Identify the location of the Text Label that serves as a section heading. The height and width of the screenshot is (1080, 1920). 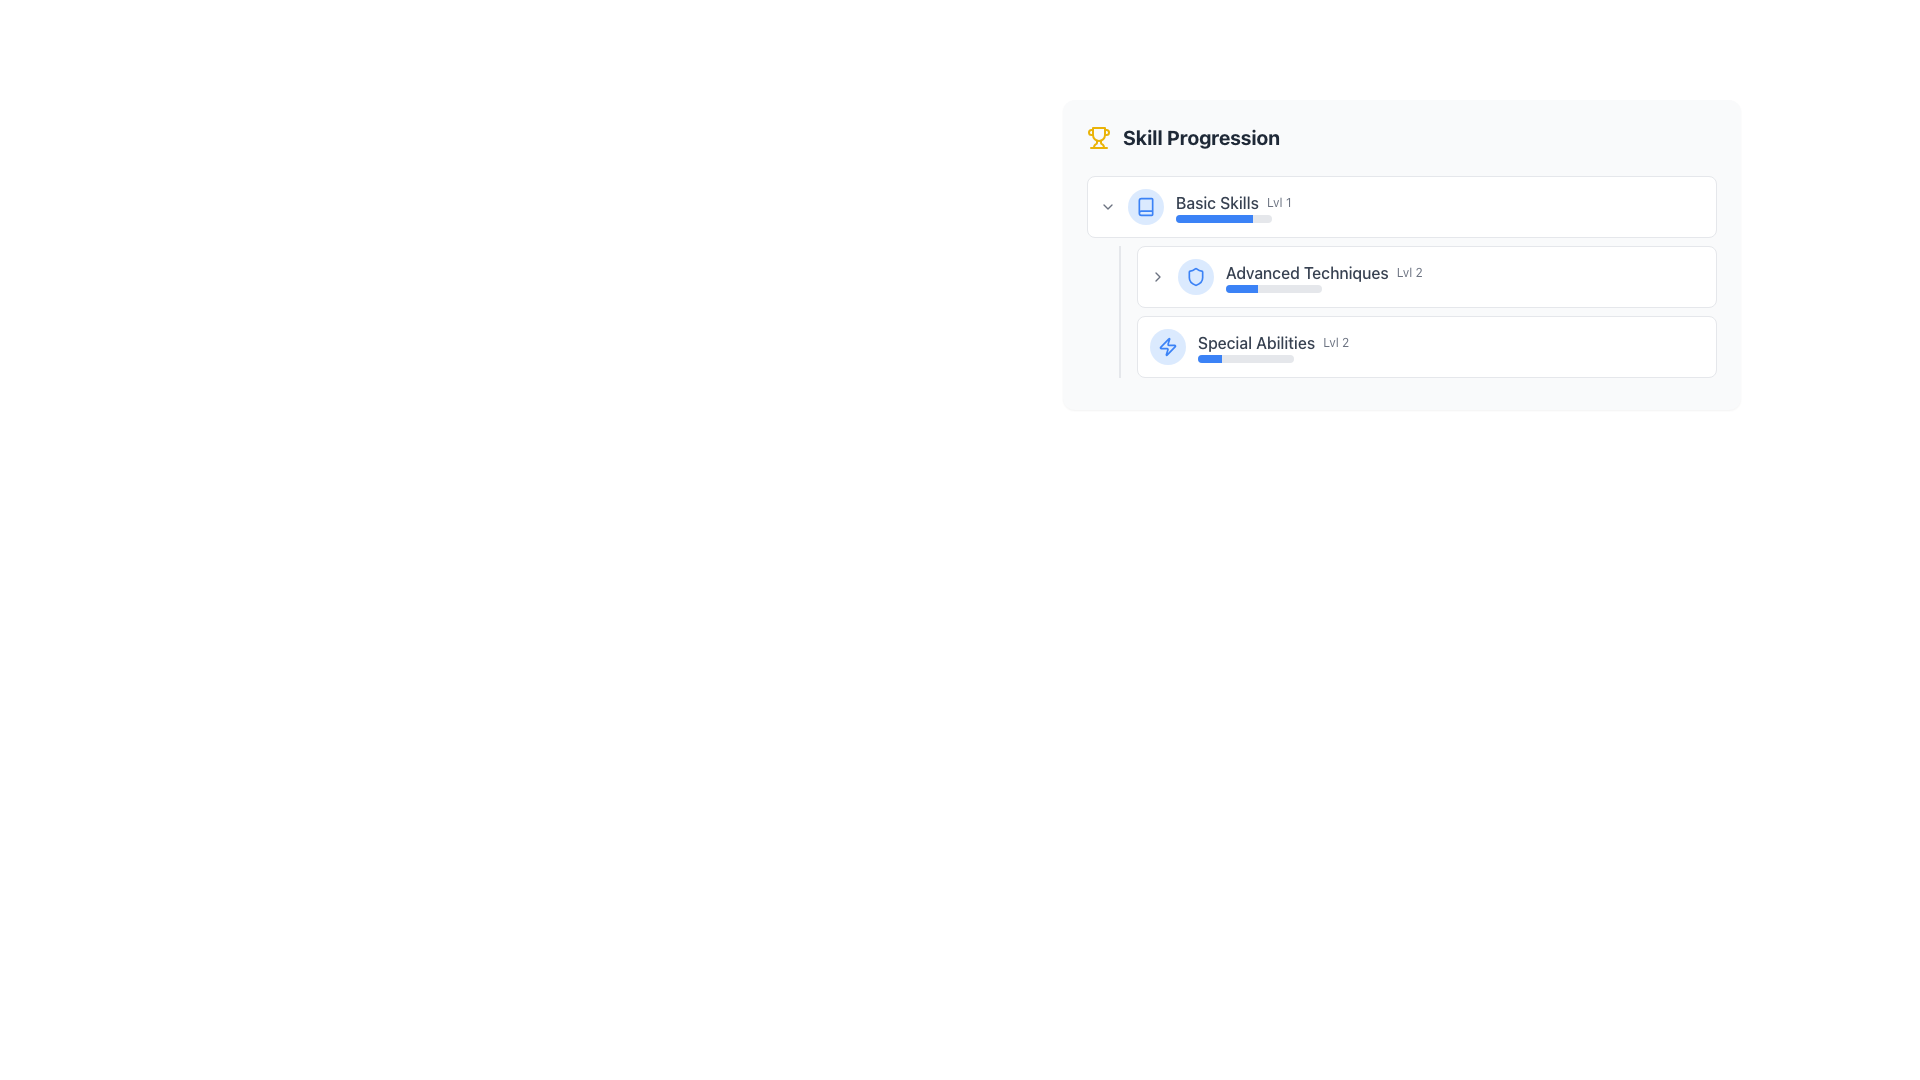
(1200, 137).